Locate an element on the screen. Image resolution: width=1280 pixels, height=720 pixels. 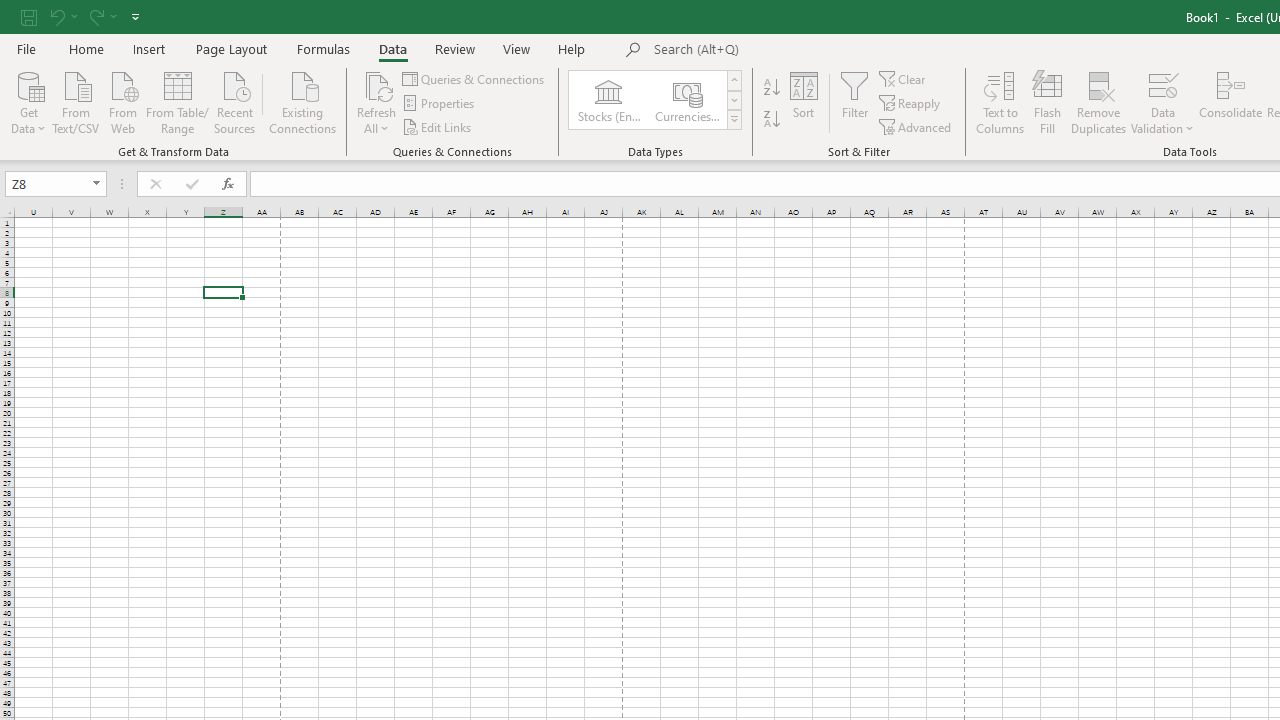
'Advanced...' is located at coordinates (915, 127).